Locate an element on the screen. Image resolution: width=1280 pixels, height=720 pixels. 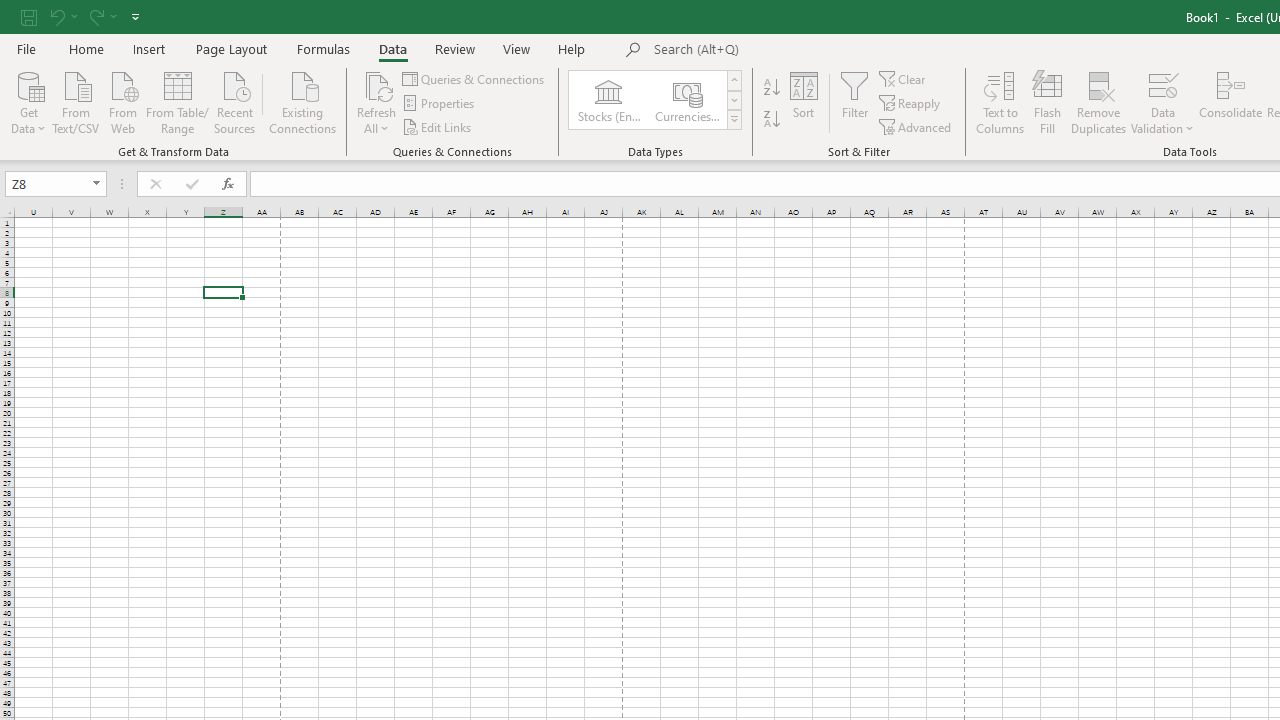
'Advanced...' is located at coordinates (915, 127).